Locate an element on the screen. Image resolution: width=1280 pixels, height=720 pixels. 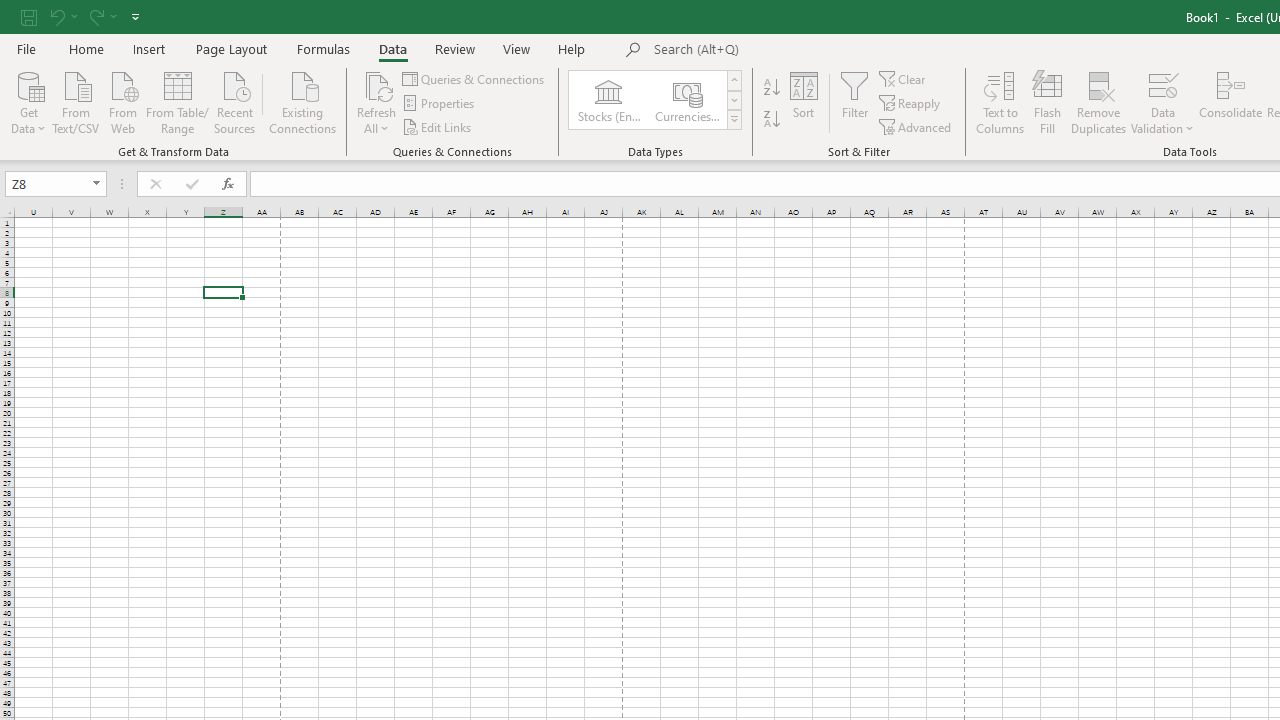
'Advanced...' is located at coordinates (915, 127).